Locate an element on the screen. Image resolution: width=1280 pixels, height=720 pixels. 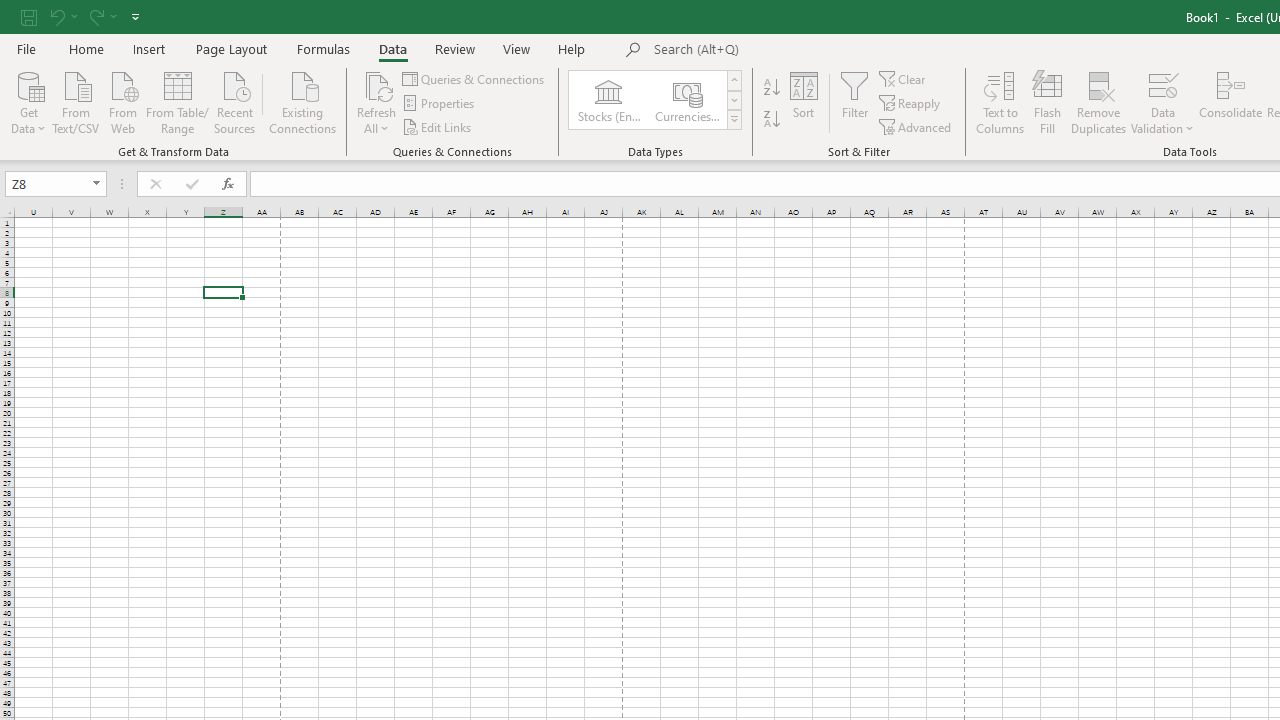
'Advanced...' is located at coordinates (915, 127).